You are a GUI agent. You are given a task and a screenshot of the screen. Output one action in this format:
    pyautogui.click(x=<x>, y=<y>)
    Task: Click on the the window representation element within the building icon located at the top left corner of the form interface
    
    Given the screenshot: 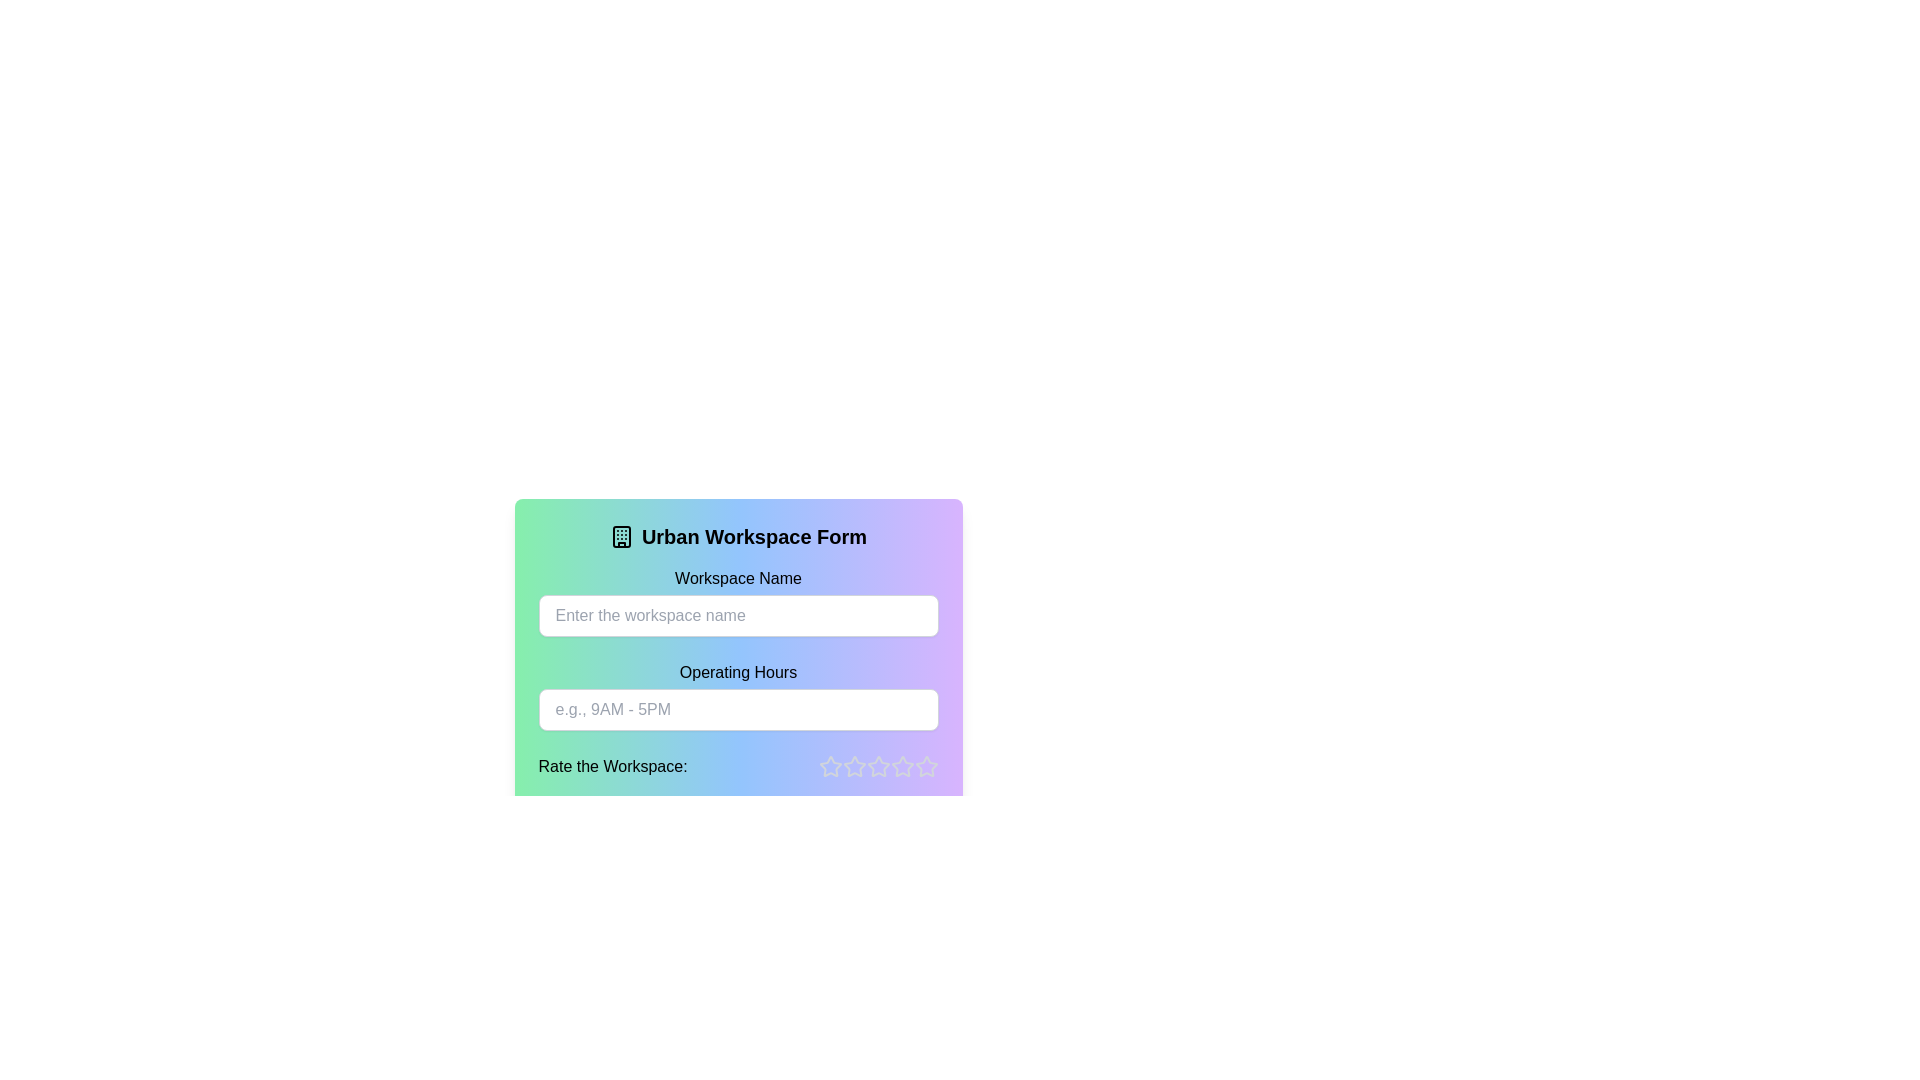 What is the action you would take?
    pyautogui.click(x=620, y=535)
    